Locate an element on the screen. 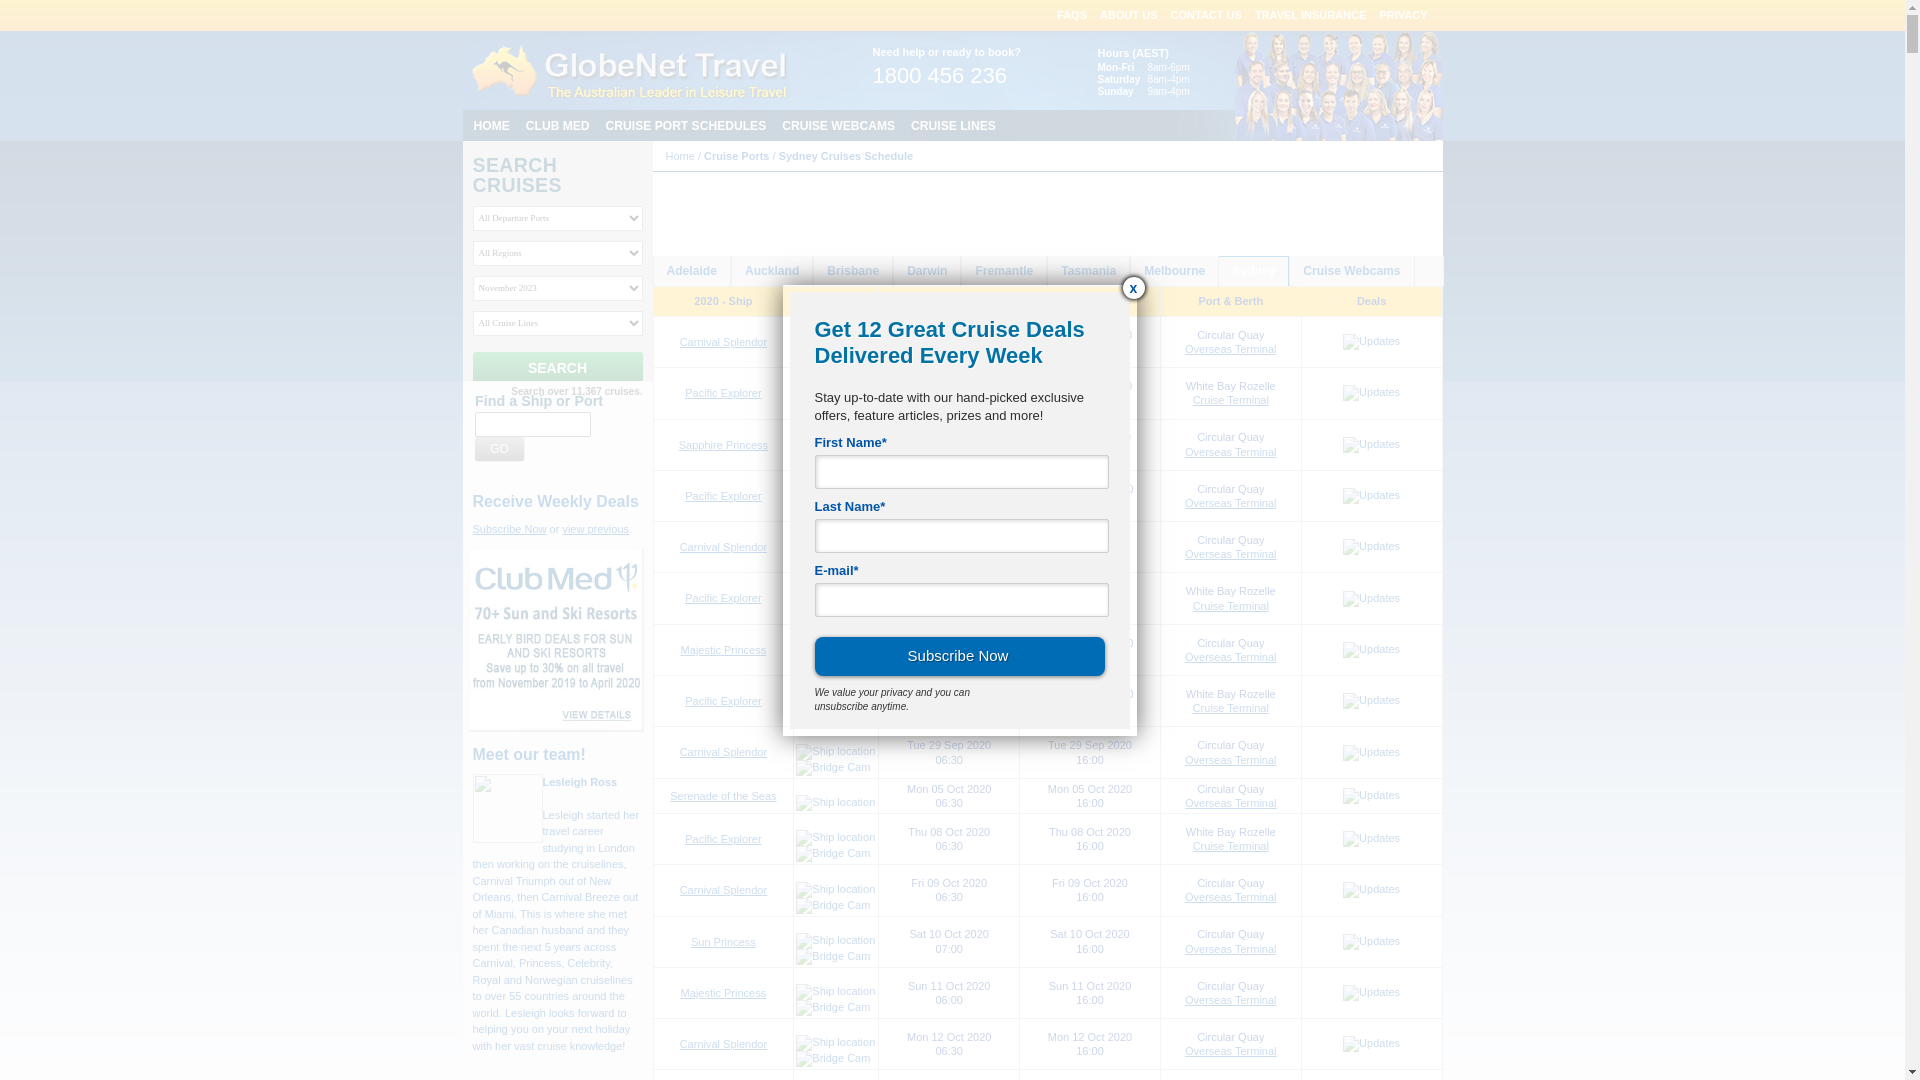  'Ship location' is located at coordinates (835, 801).